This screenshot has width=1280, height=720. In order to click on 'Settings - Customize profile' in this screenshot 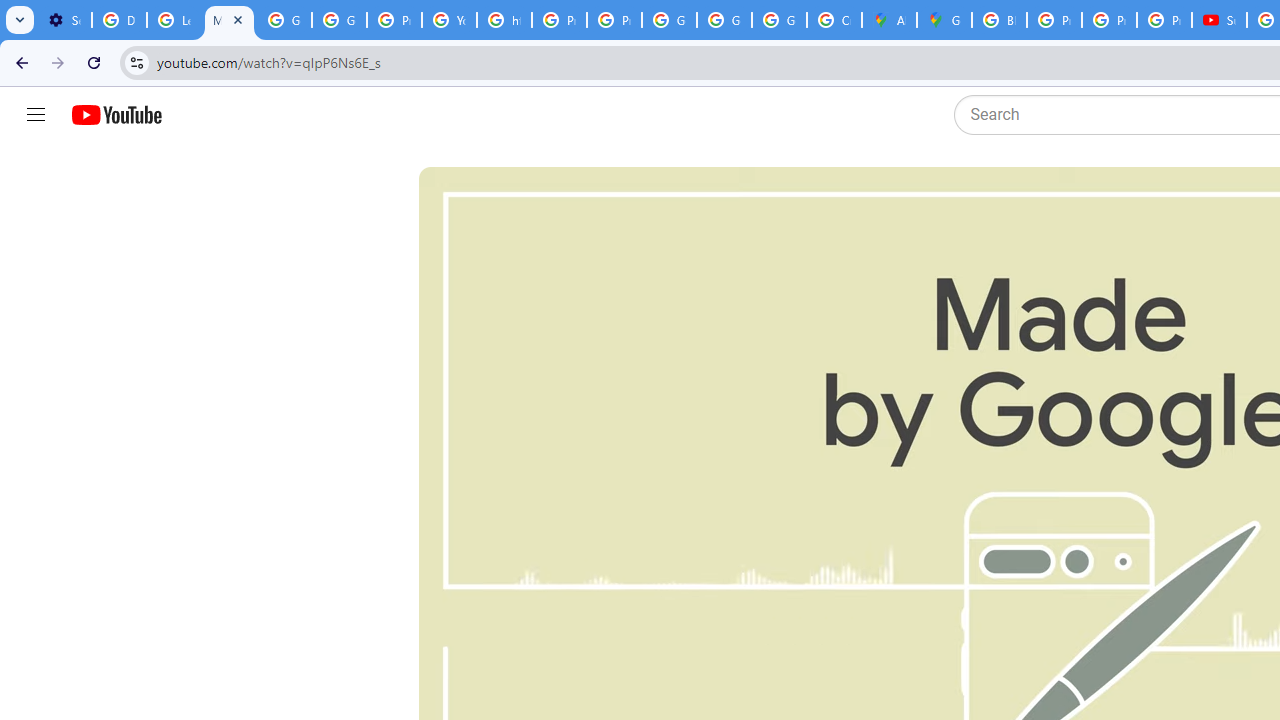, I will do `click(64, 20)`.